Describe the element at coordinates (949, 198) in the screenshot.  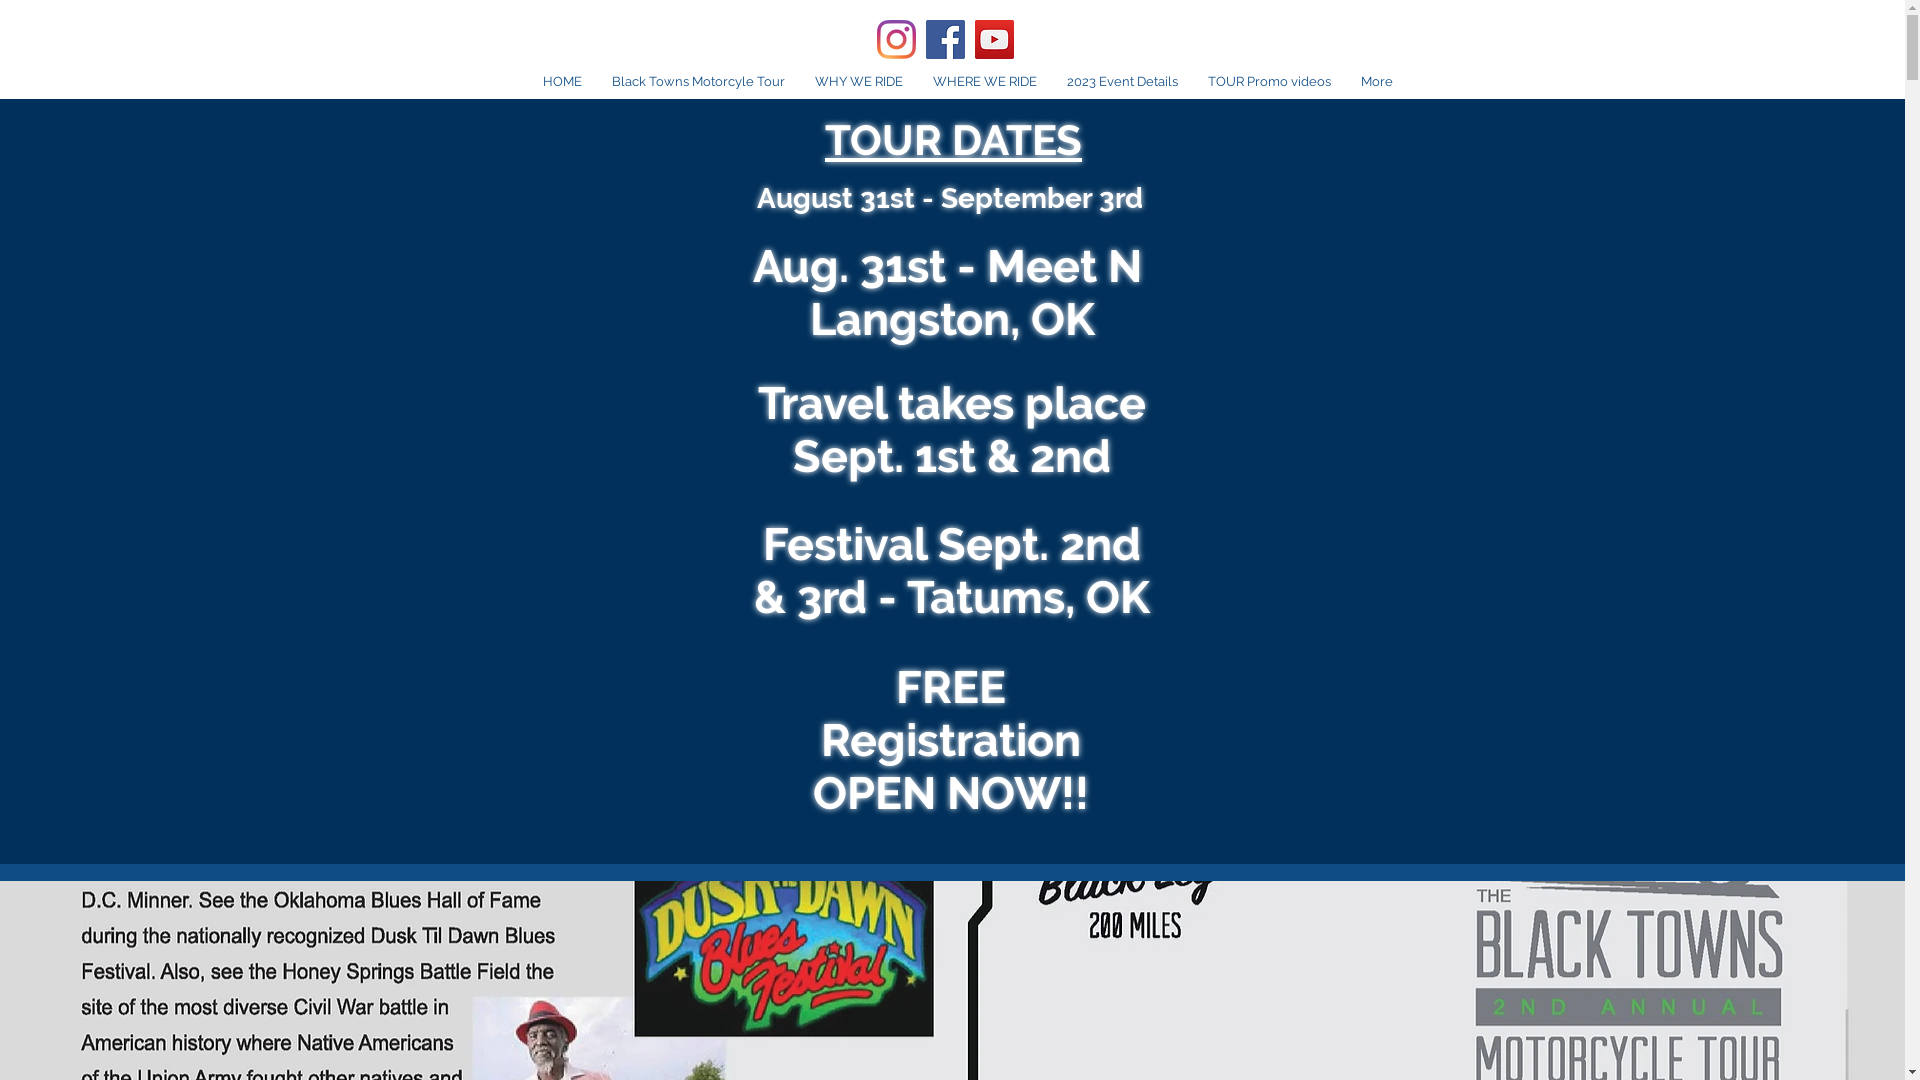
I see `'August 31st - September 3rd'` at that location.